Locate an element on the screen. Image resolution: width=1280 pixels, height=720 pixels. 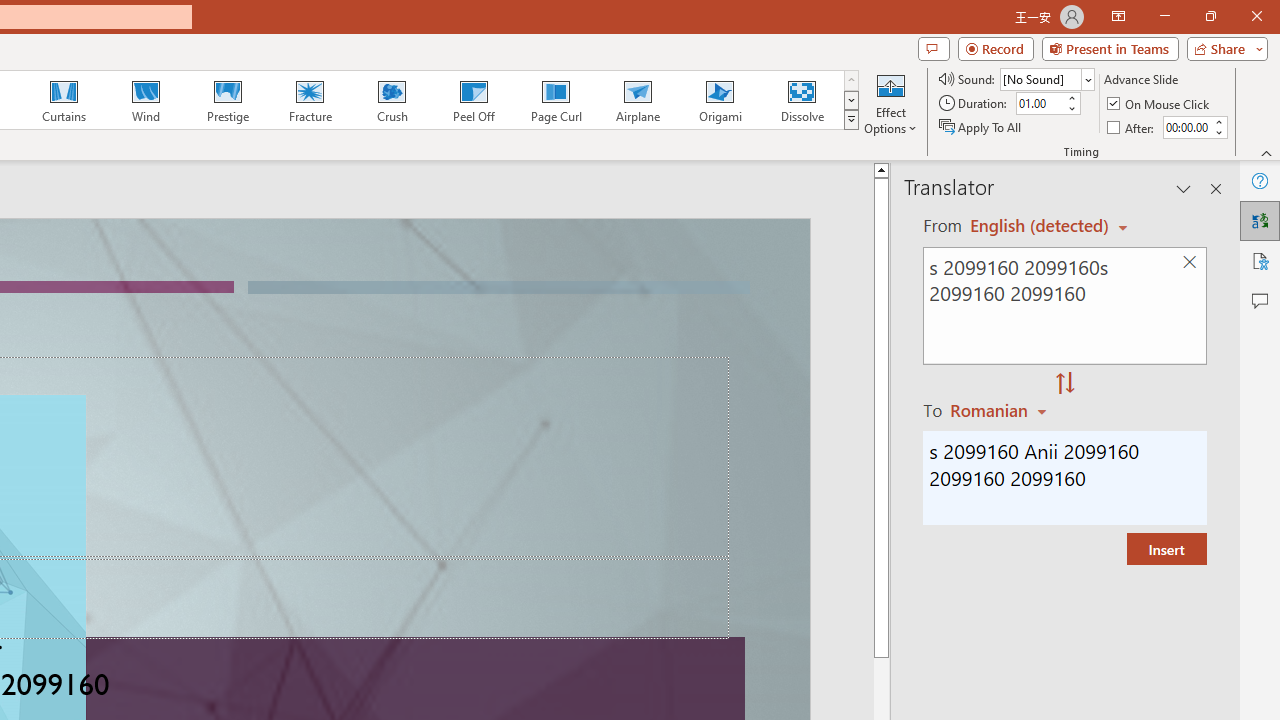
'On Mouse Click' is located at coordinates (1159, 103).